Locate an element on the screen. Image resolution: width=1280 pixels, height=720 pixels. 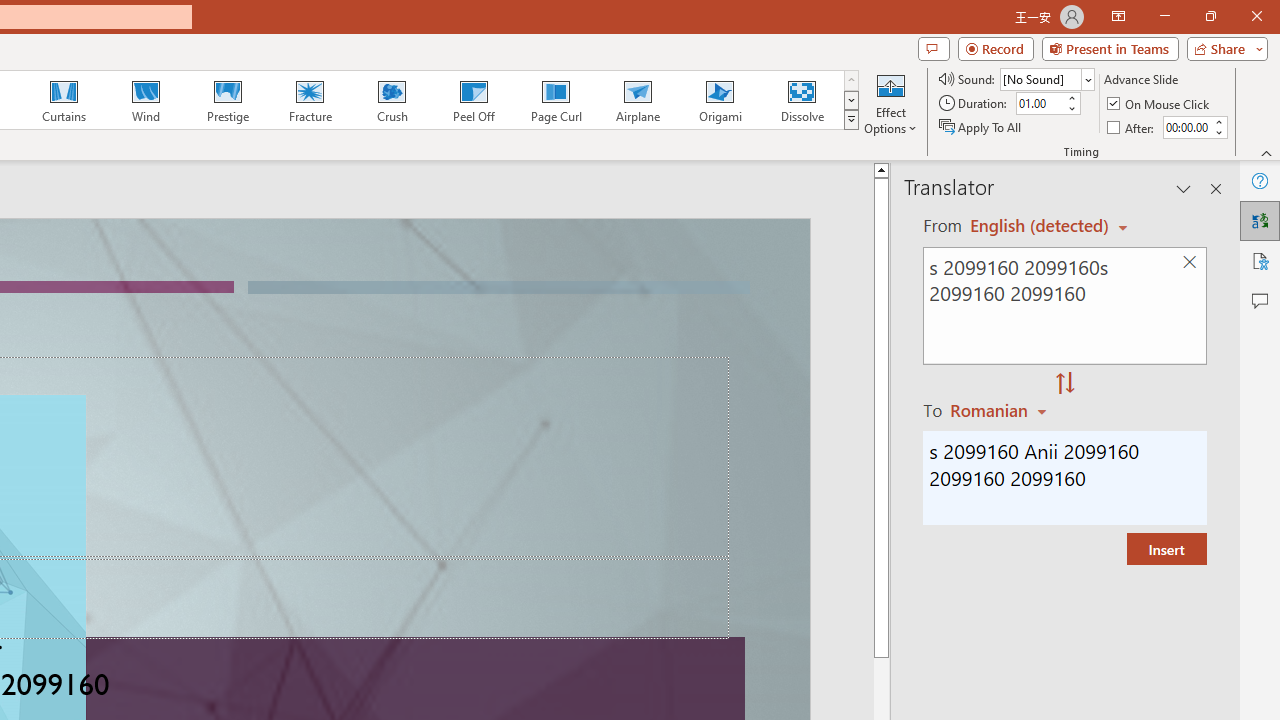
'On Mouse Click' is located at coordinates (1159, 103).